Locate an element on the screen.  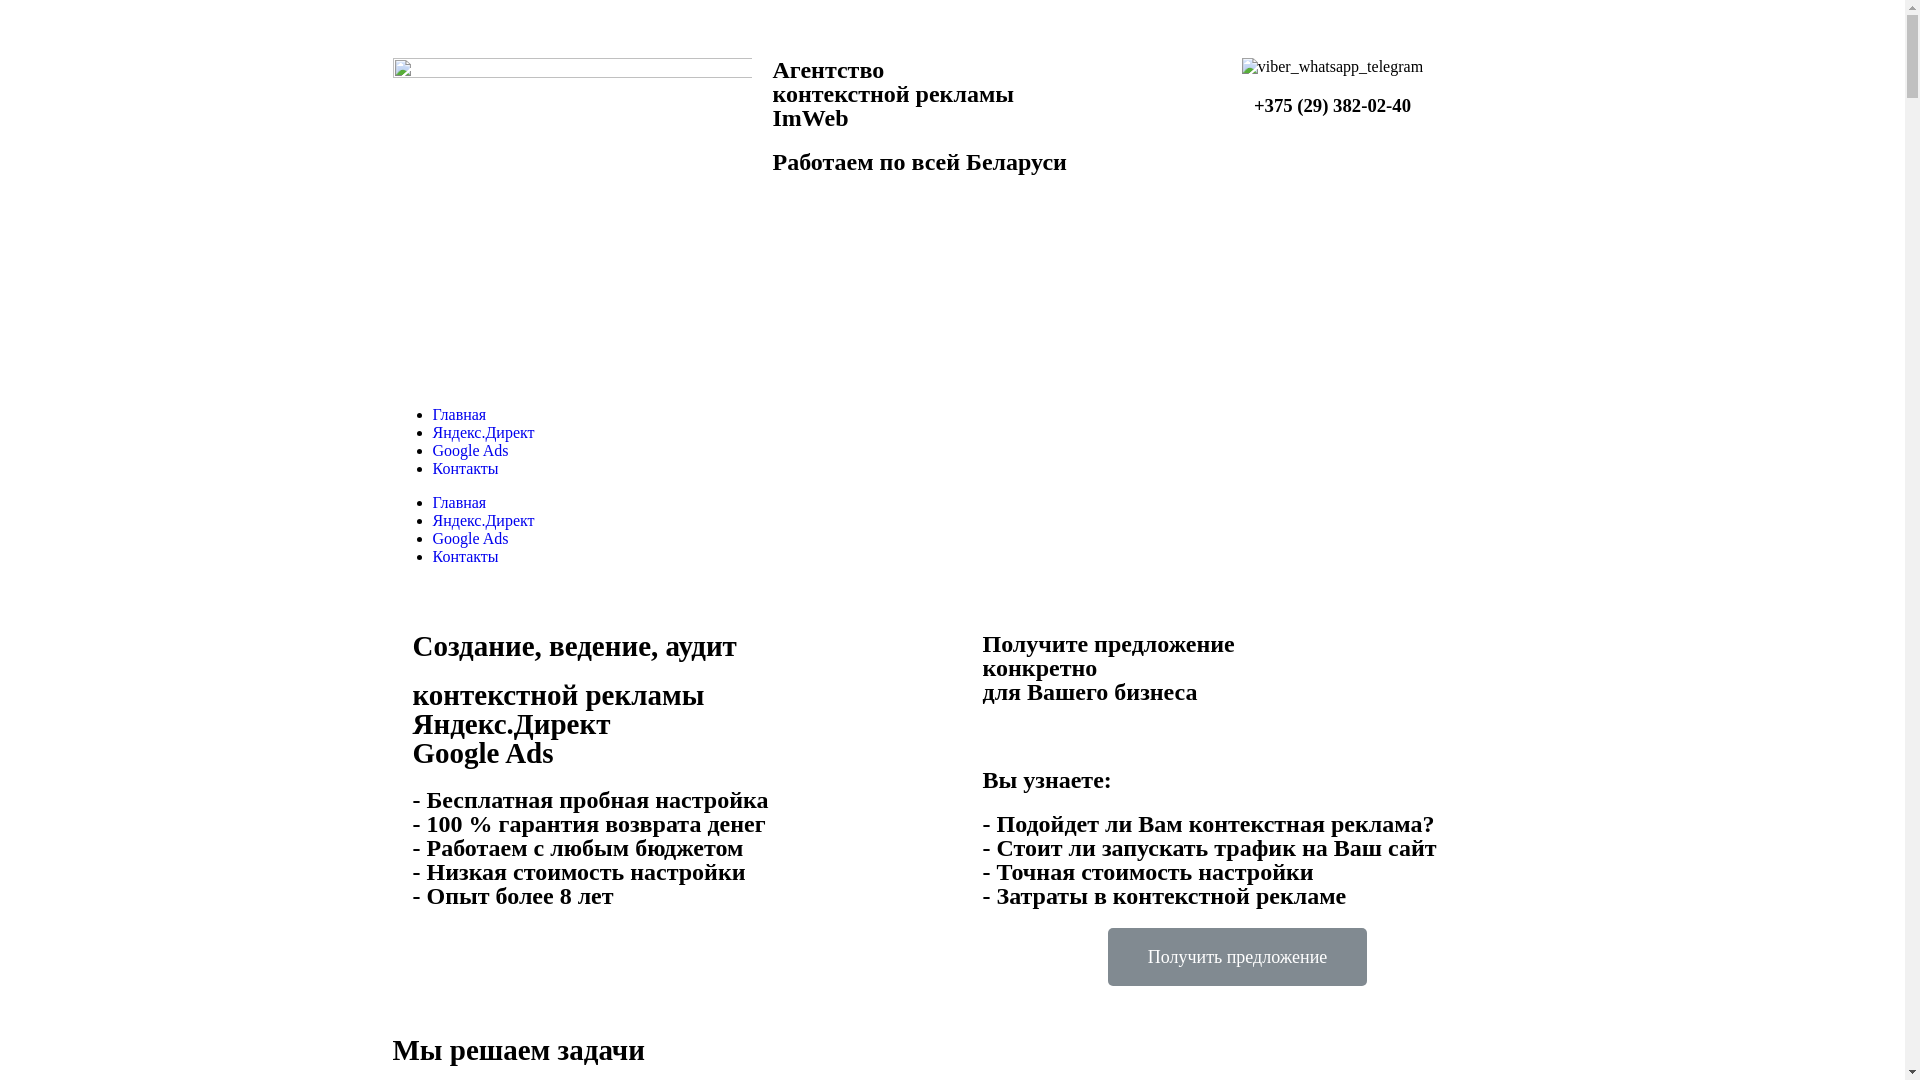
'Google Ads' is located at coordinates (469, 537).